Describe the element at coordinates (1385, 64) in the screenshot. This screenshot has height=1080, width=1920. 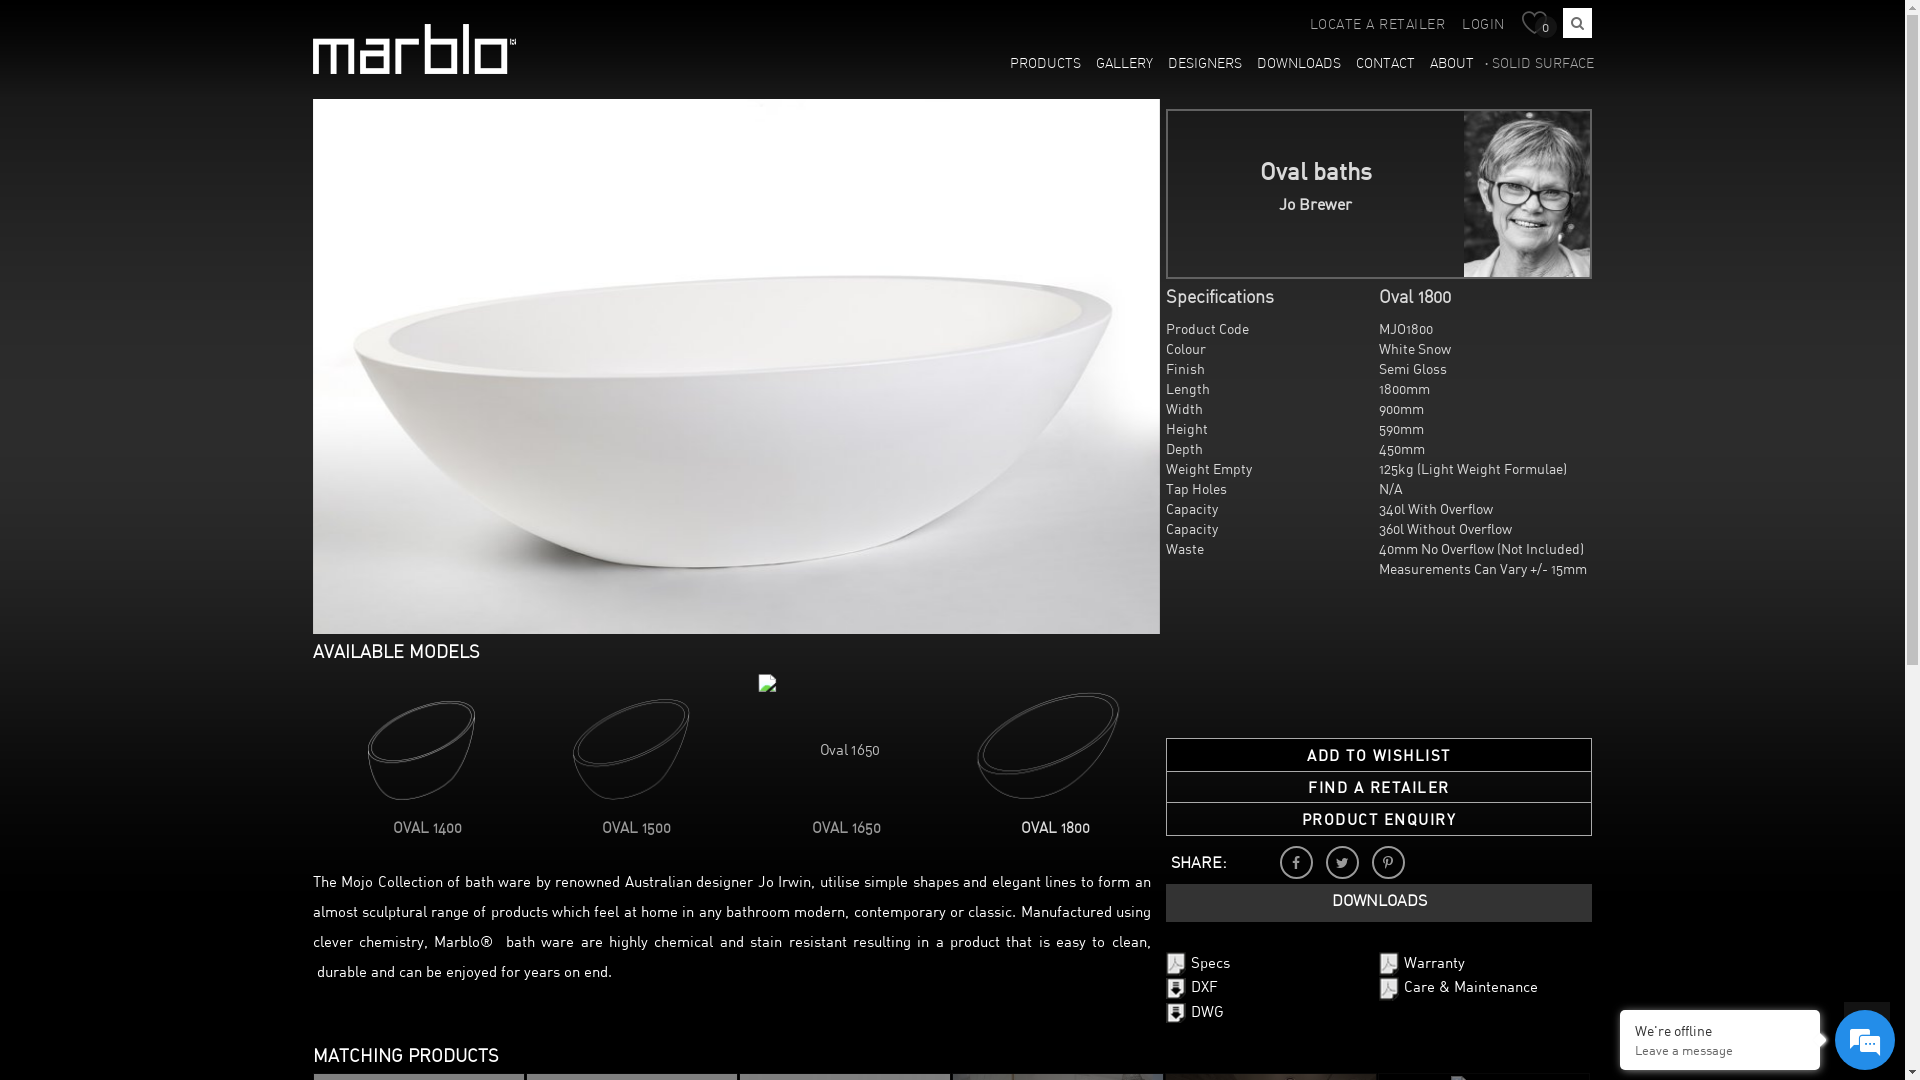
I see `'CONTACT'` at that location.